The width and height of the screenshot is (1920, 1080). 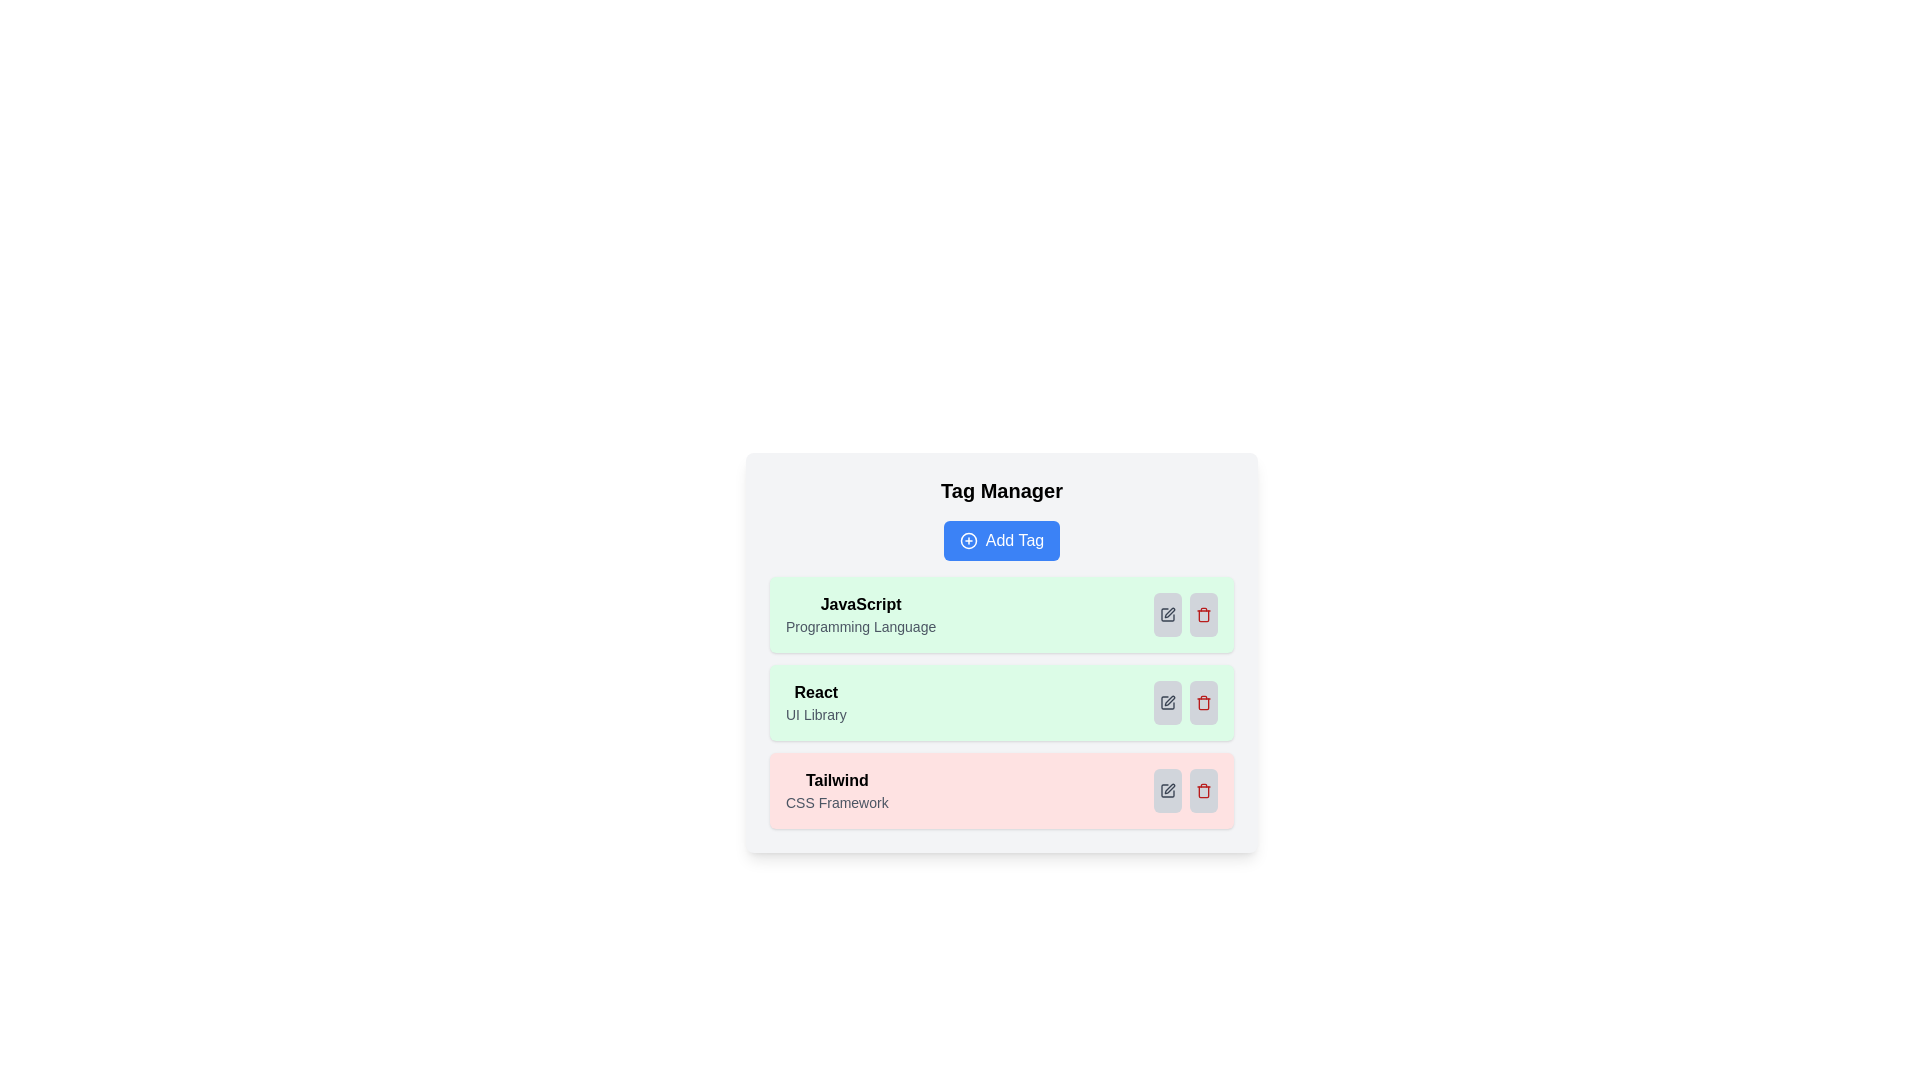 I want to click on the 'Add Tag' button to add a new tag, so click(x=1002, y=540).